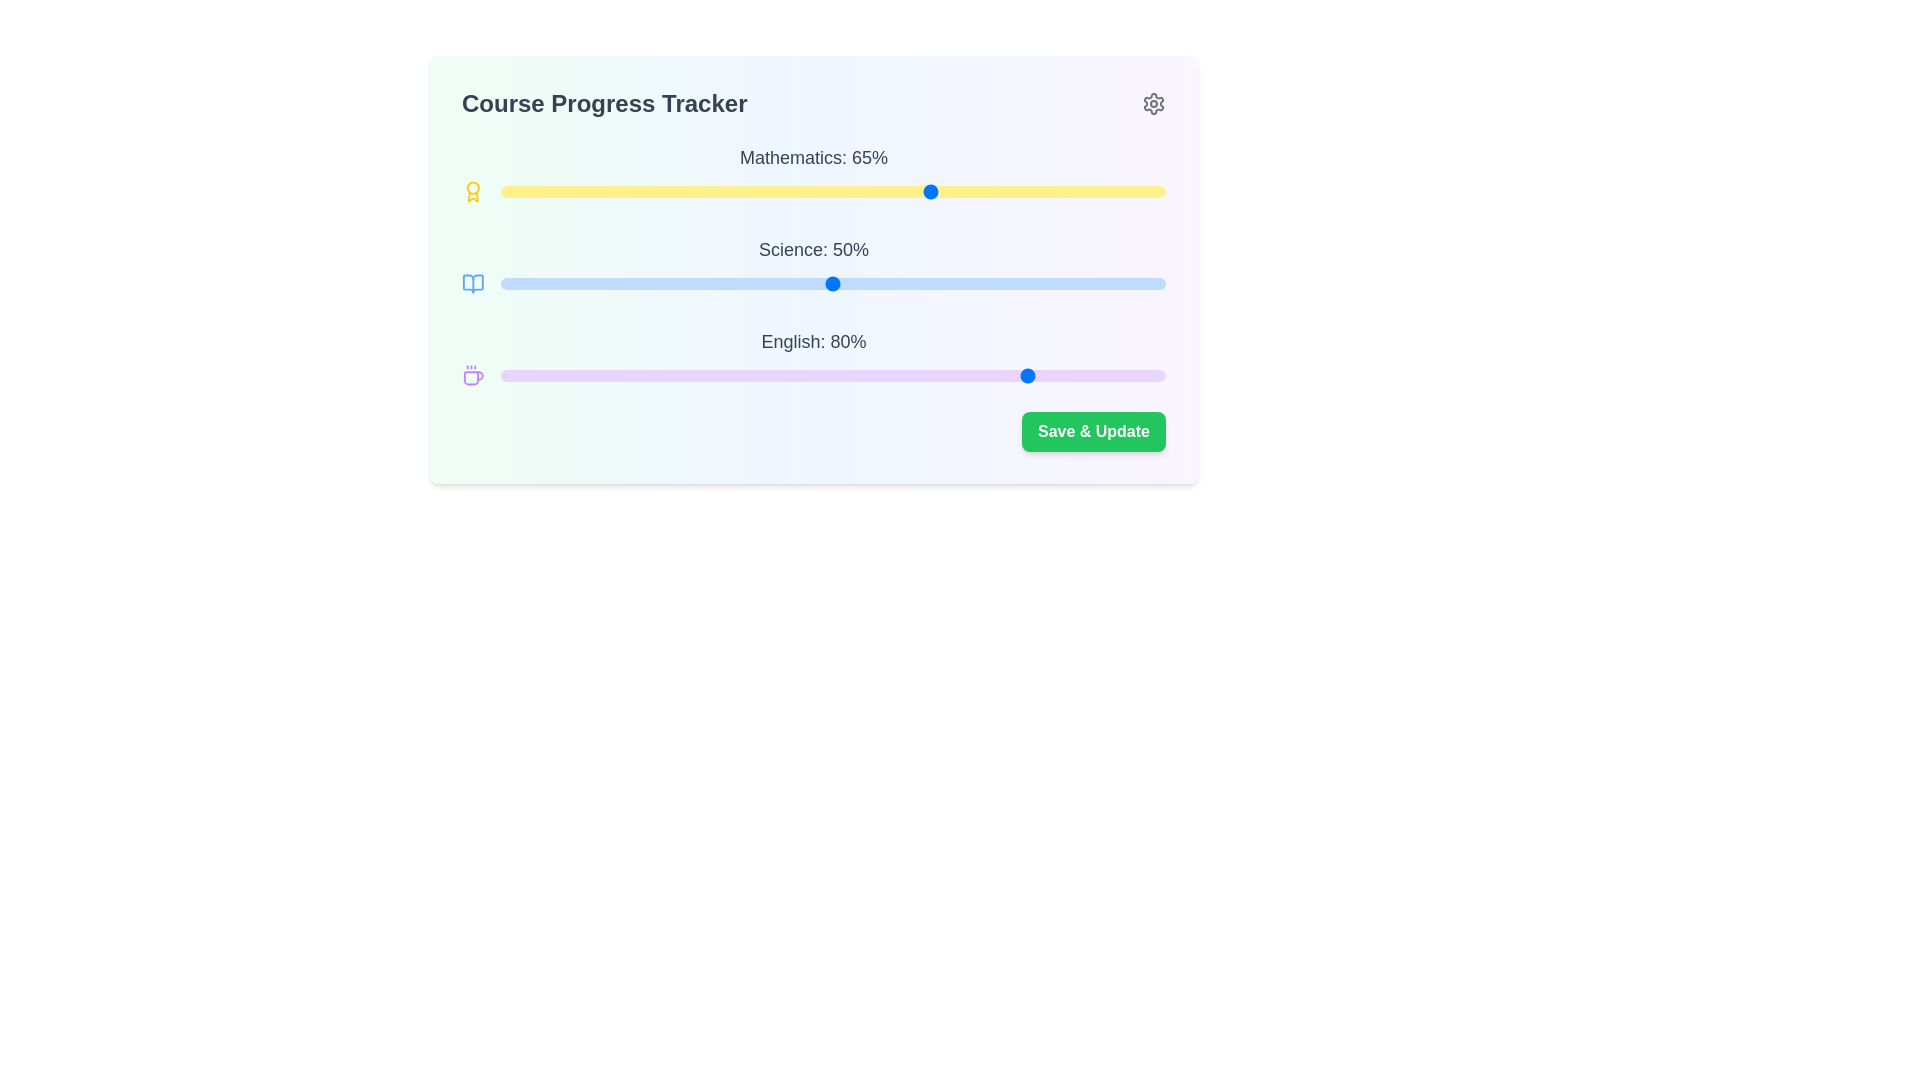 The width and height of the screenshot is (1920, 1080). What do you see at coordinates (513, 375) in the screenshot?
I see `the English progress` at bounding box center [513, 375].